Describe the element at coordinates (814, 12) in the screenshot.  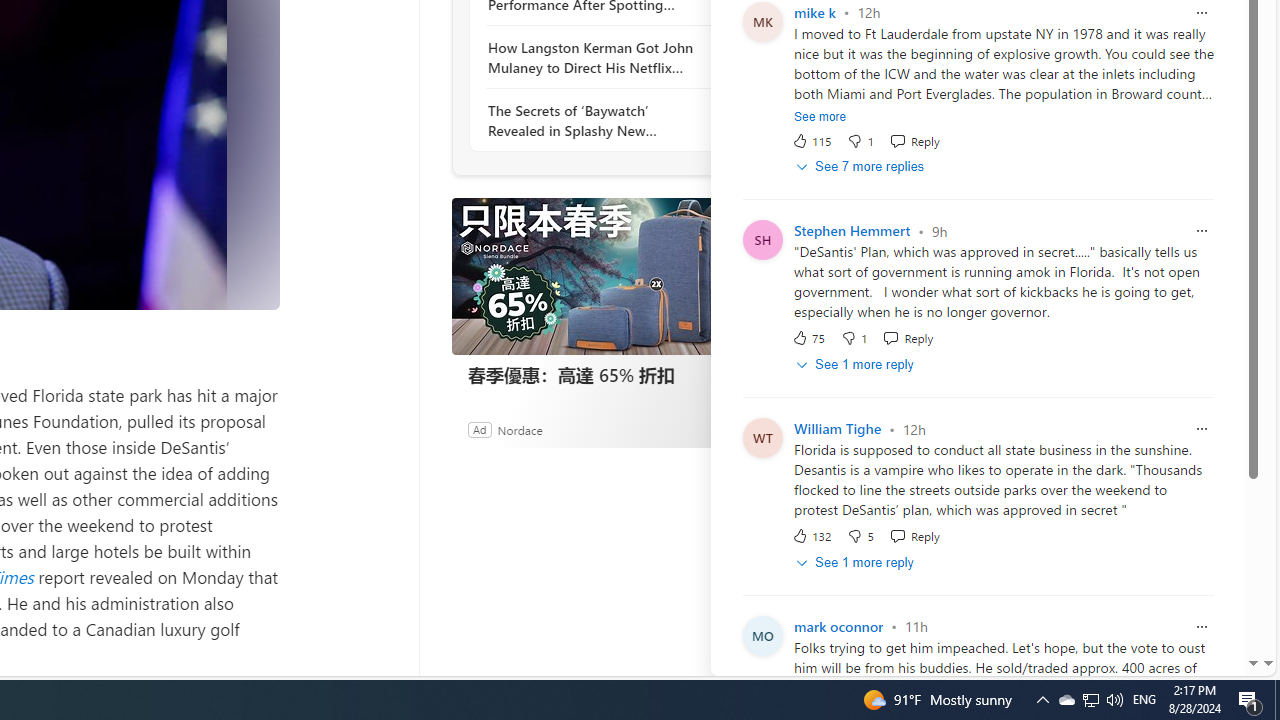
I see `'mike k'` at that location.